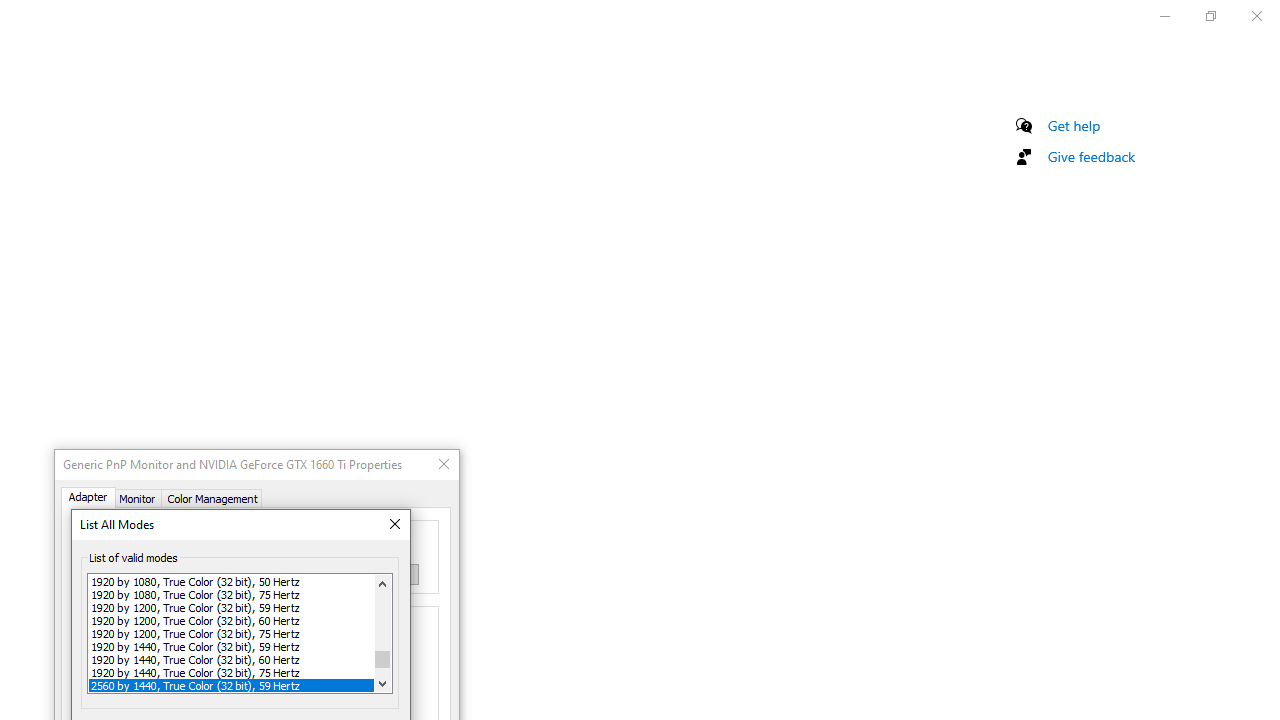 This screenshot has height=720, width=1280. I want to click on '1920 by 1440, True Color (32 bit), 59 Hertz', so click(231, 646).